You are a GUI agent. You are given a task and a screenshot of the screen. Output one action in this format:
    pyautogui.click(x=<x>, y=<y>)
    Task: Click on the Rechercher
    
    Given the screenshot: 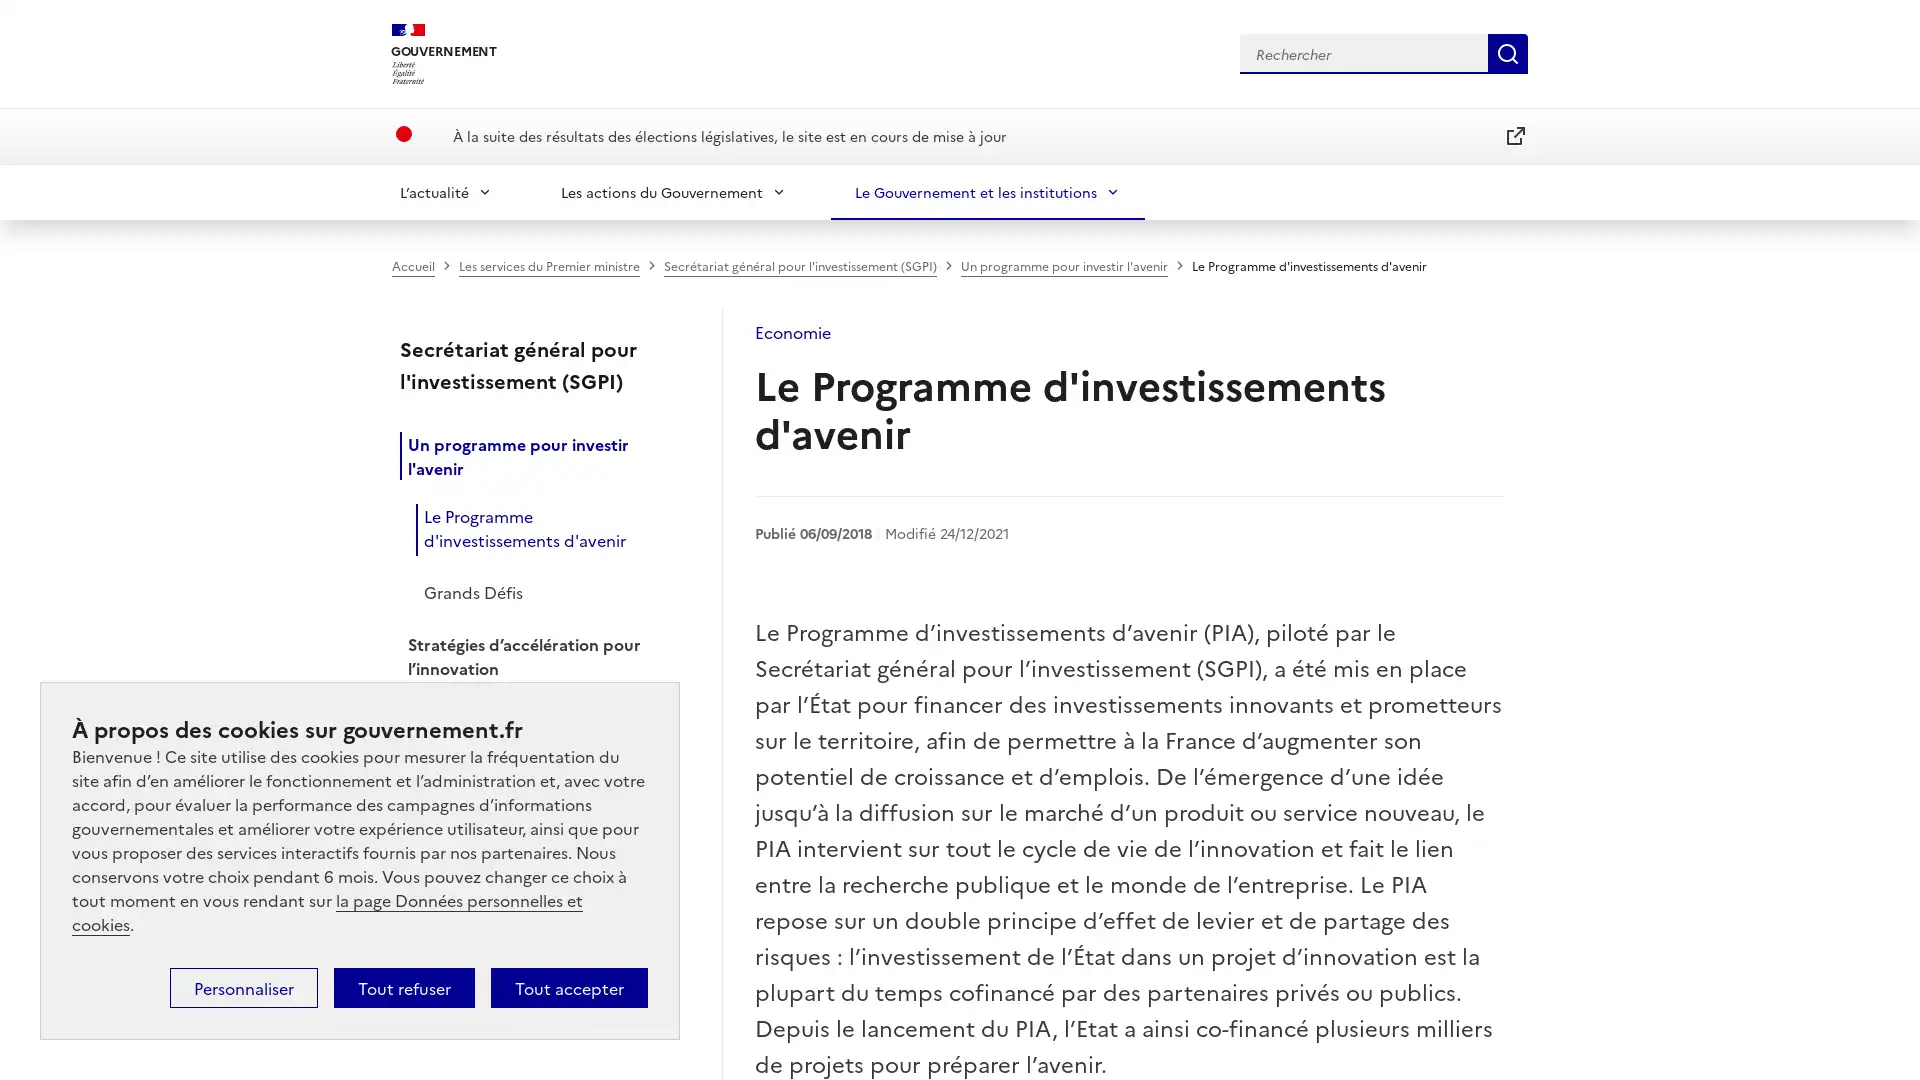 What is the action you would take?
    pyautogui.click(x=1507, y=52)
    